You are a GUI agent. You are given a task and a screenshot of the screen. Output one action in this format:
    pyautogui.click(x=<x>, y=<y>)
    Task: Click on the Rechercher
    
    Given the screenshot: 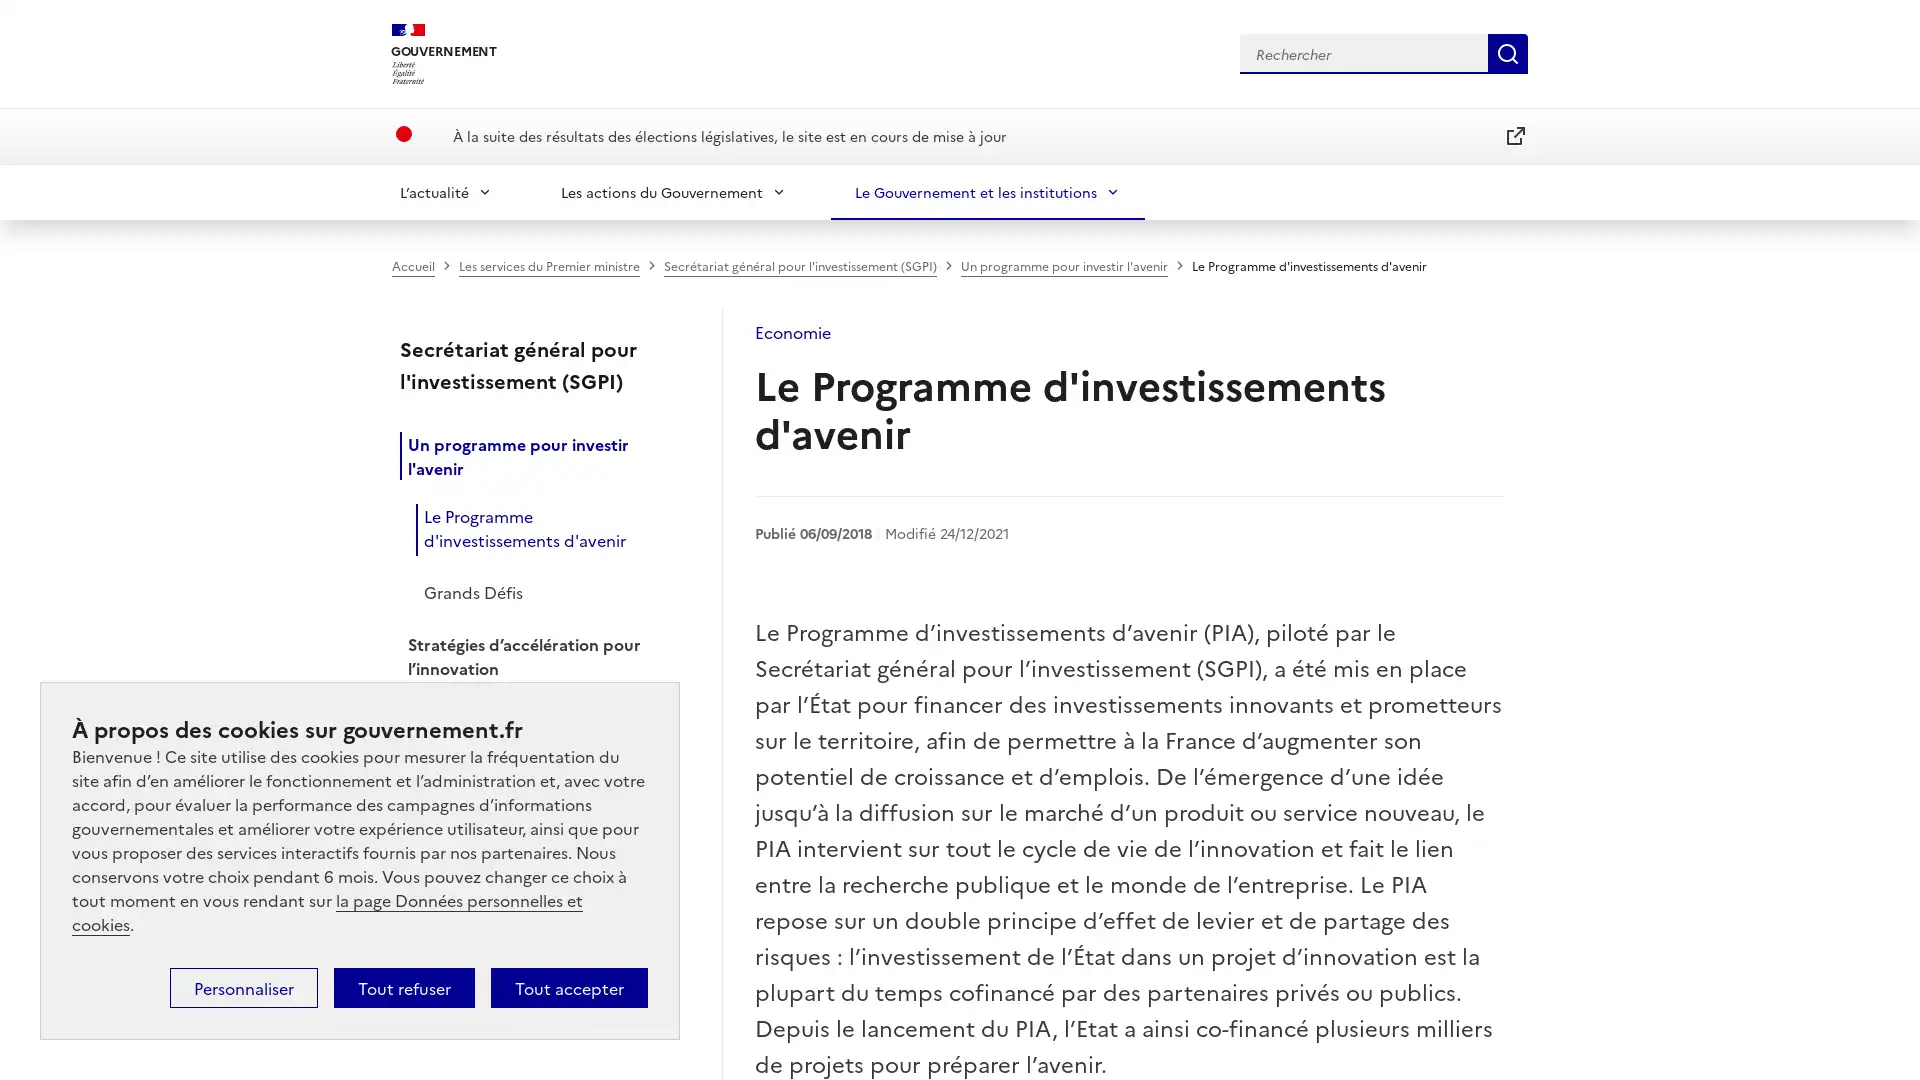 What is the action you would take?
    pyautogui.click(x=1507, y=52)
    